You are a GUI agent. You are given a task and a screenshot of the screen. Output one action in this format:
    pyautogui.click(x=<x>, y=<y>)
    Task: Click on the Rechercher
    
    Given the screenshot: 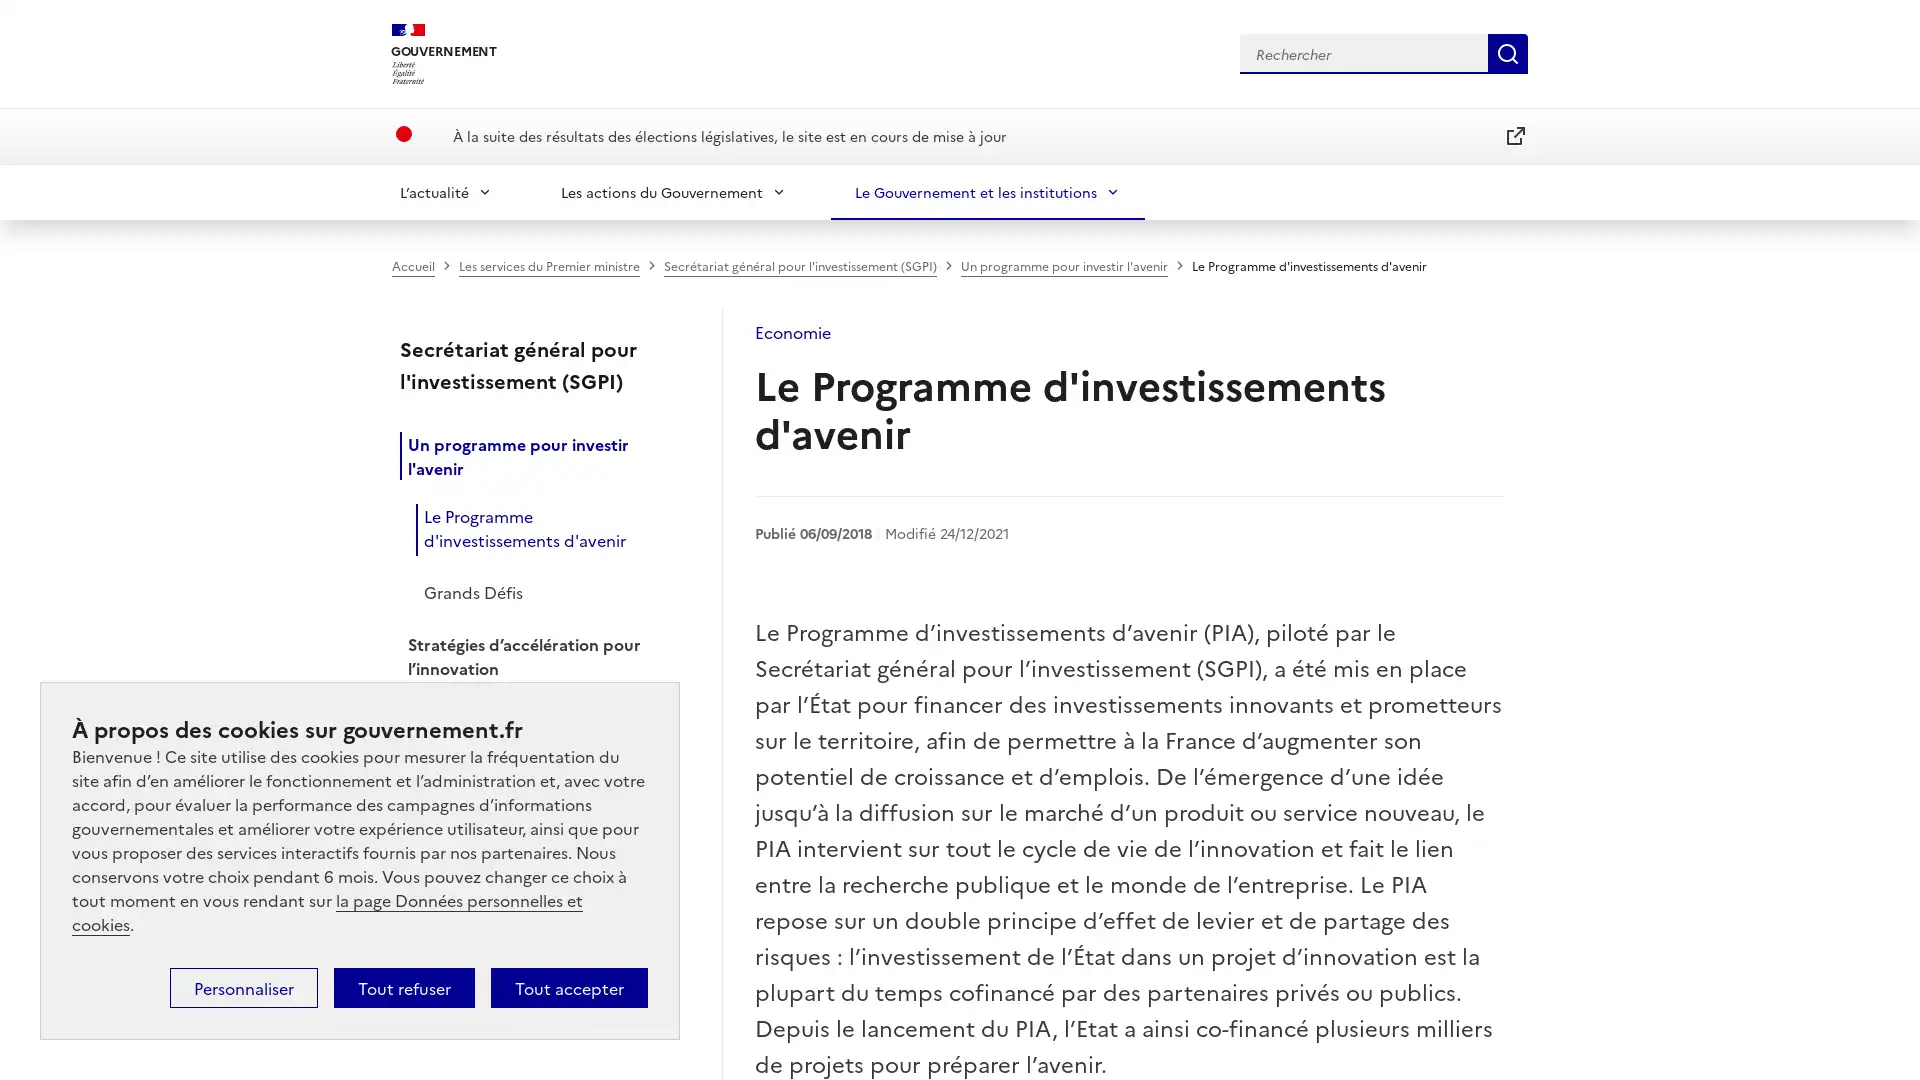 What is the action you would take?
    pyautogui.click(x=1507, y=52)
    